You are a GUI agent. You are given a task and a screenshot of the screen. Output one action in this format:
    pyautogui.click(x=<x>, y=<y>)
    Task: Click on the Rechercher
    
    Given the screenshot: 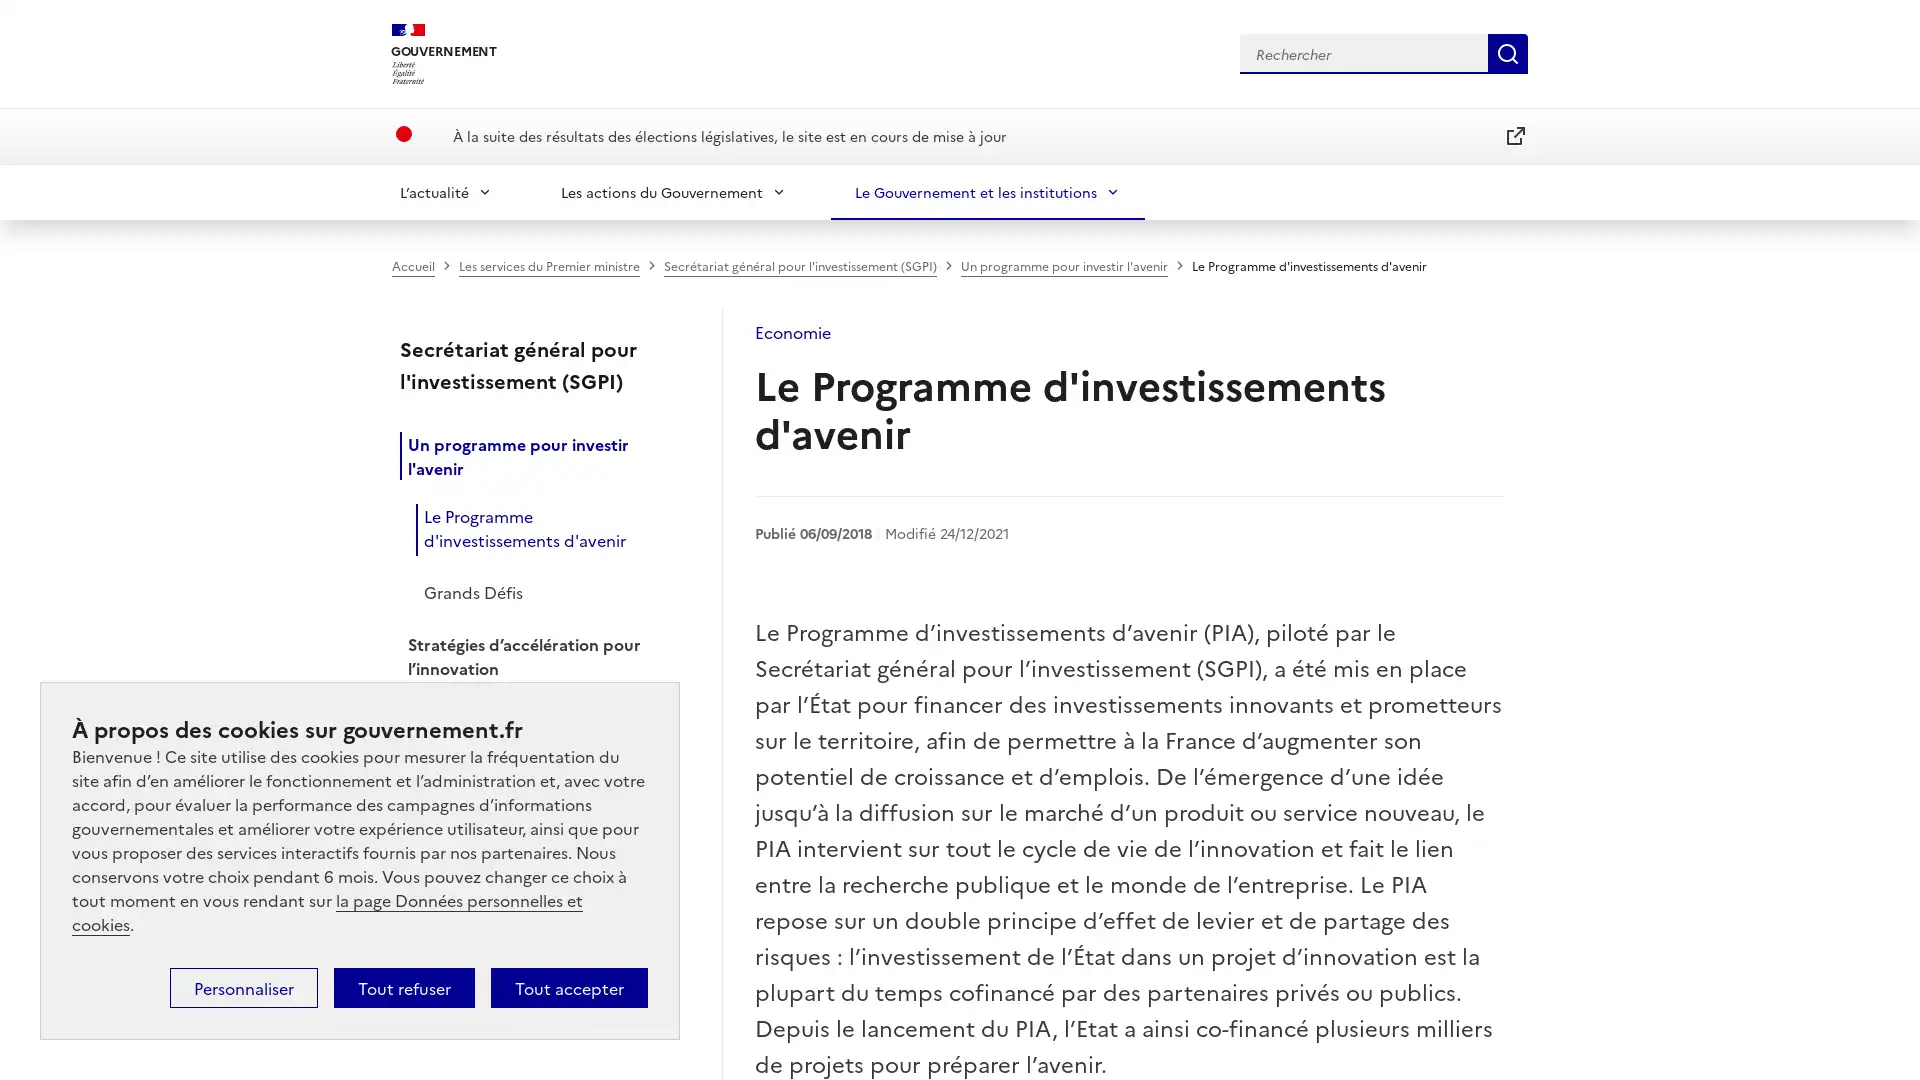 What is the action you would take?
    pyautogui.click(x=1507, y=52)
    